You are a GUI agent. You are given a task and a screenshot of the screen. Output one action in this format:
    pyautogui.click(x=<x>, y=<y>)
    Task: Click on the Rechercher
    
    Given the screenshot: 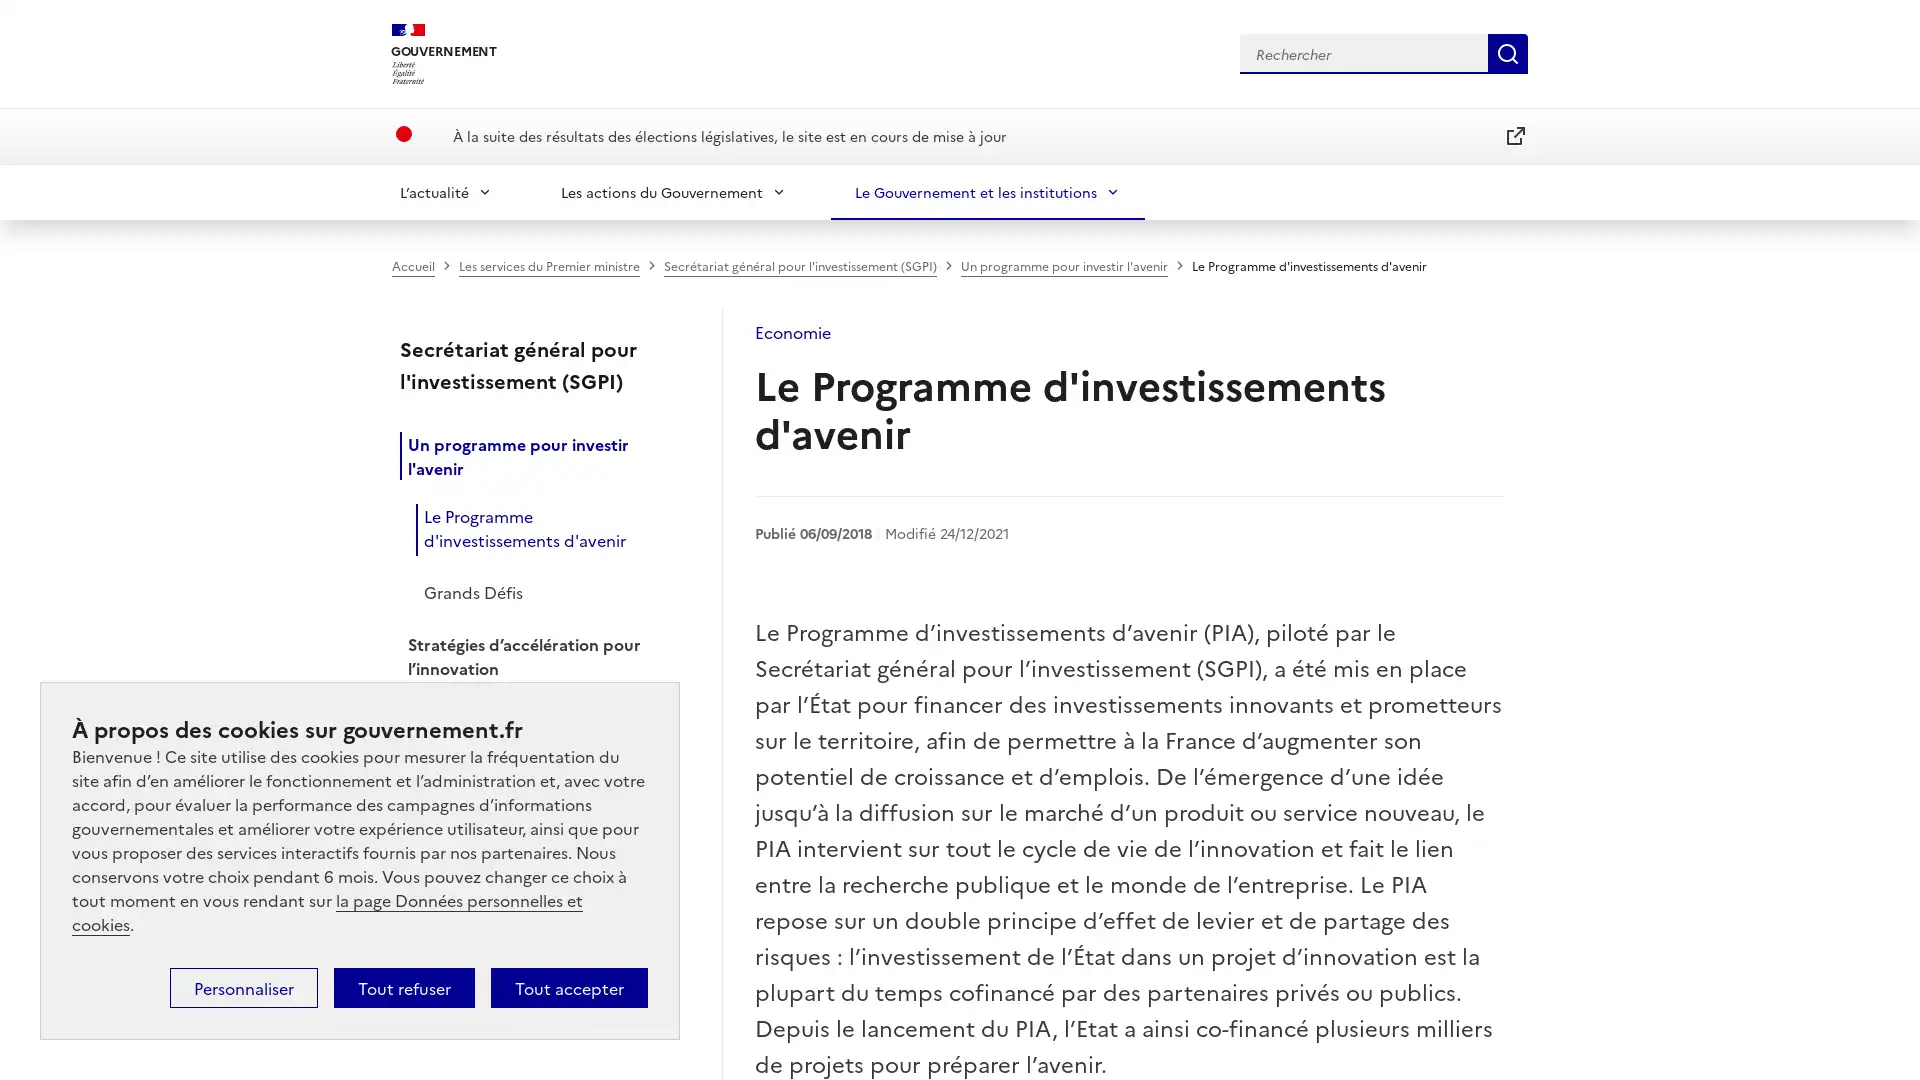 What is the action you would take?
    pyautogui.click(x=1507, y=52)
    